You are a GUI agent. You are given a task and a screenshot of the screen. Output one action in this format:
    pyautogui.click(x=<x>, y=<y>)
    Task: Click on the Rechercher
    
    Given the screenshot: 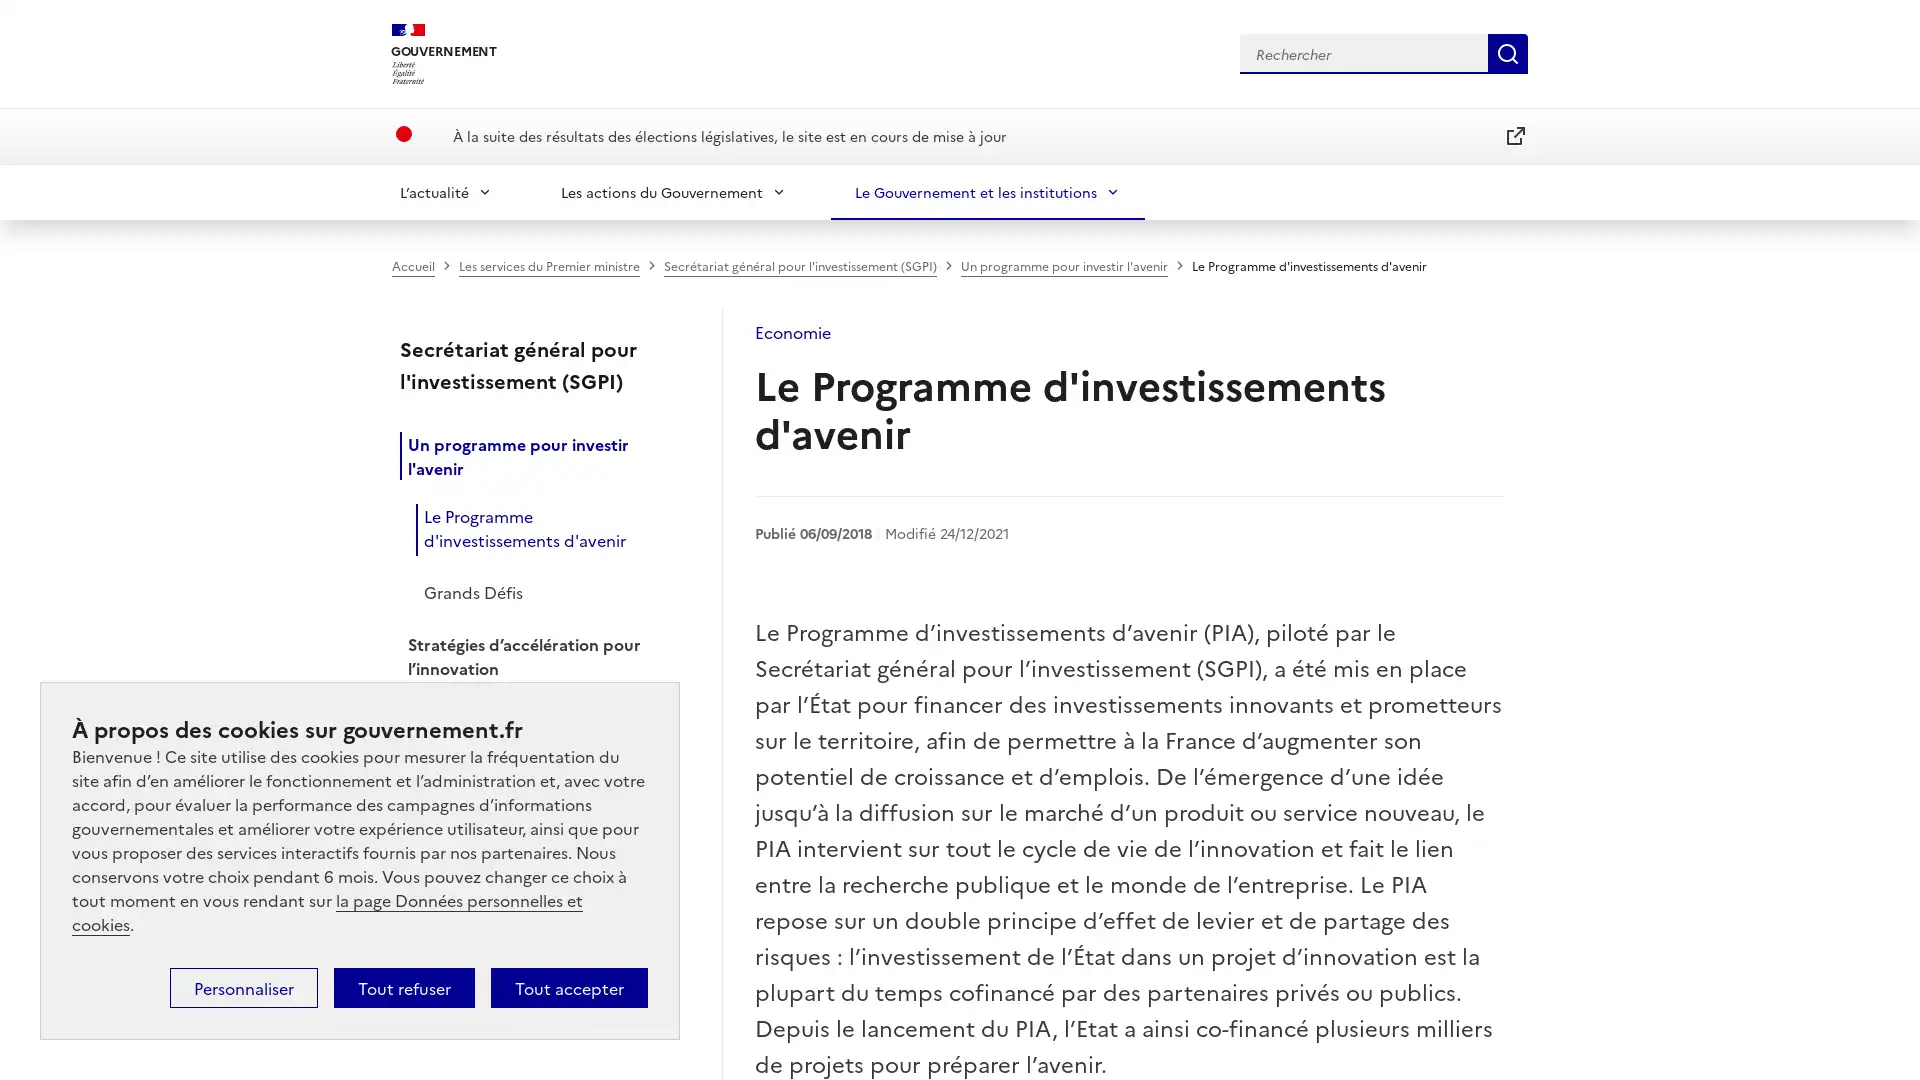 What is the action you would take?
    pyautogui.click(x=1507, y=52)
    